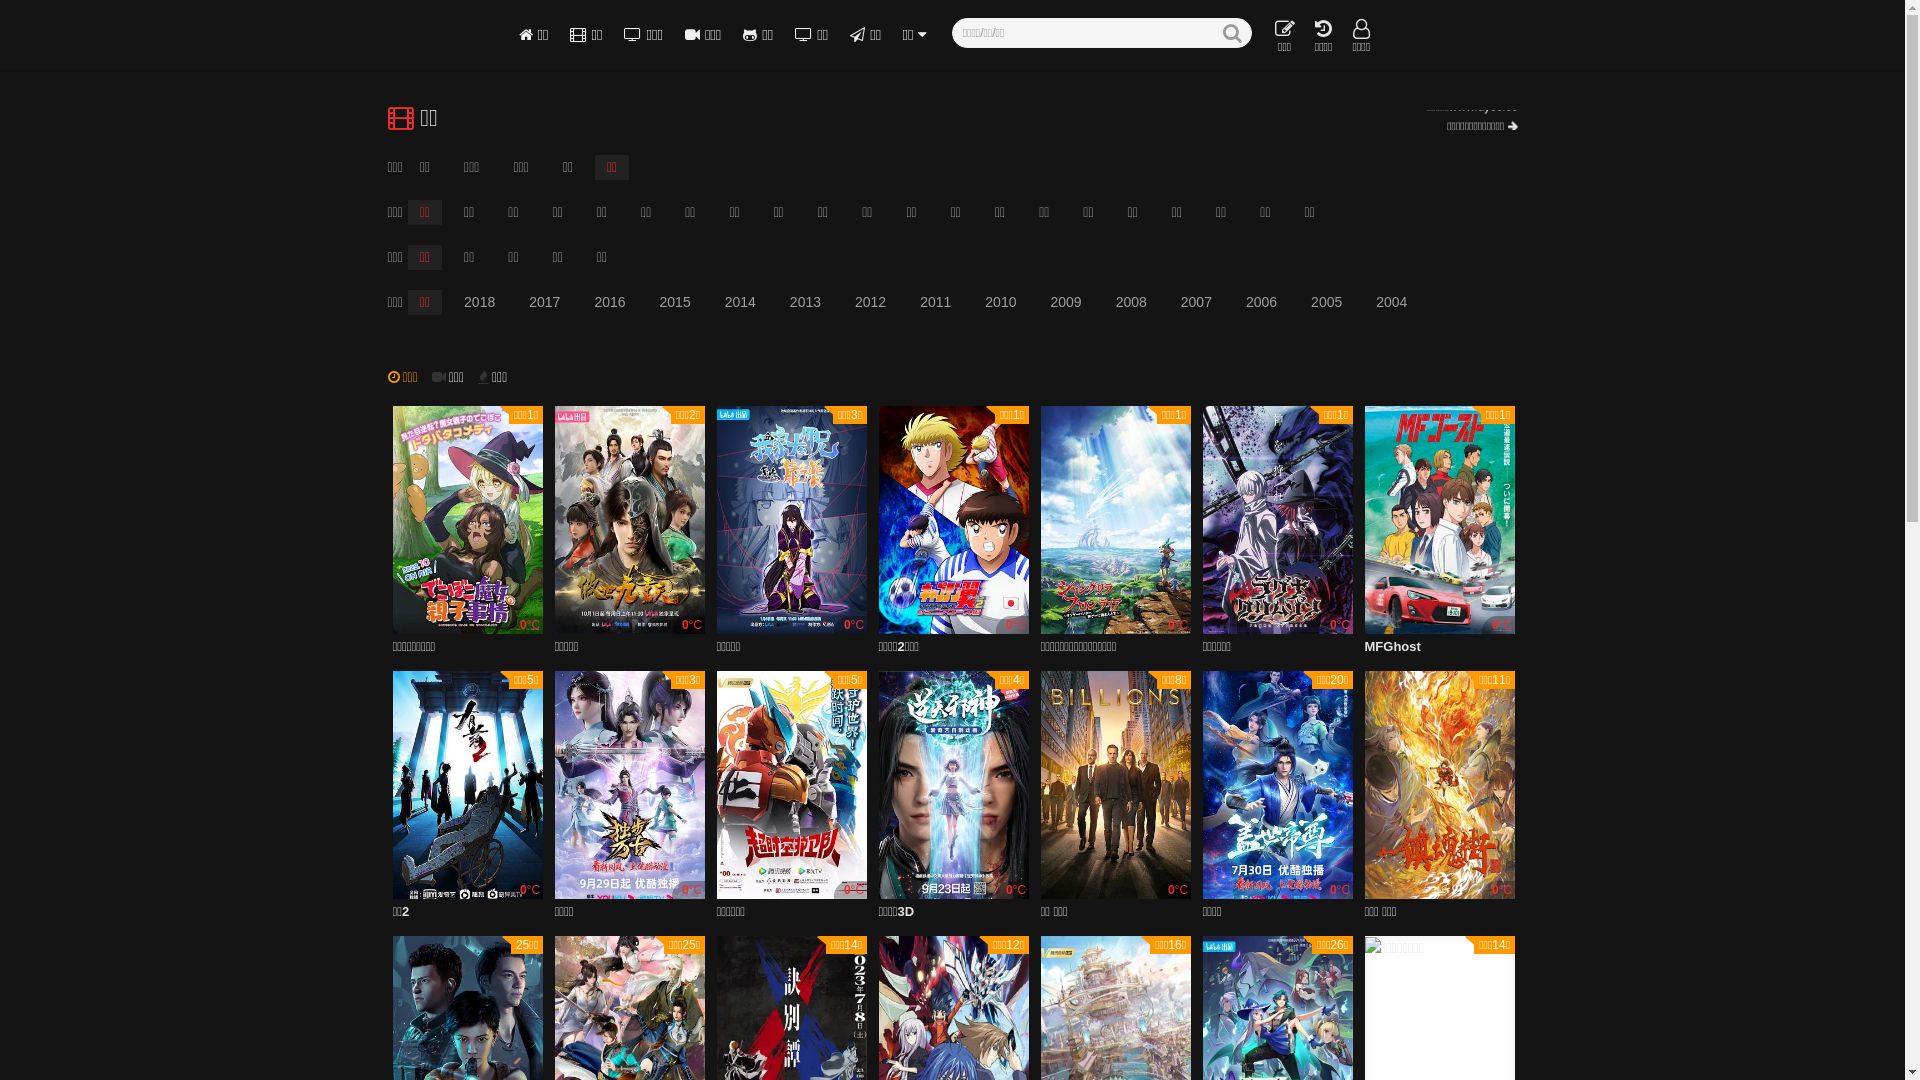 This screenshot has height=1080, width=1920. What do you see at coordinates (478, 302) in the screenshot?
I see `'2018'` at bounding box center [478, 302].